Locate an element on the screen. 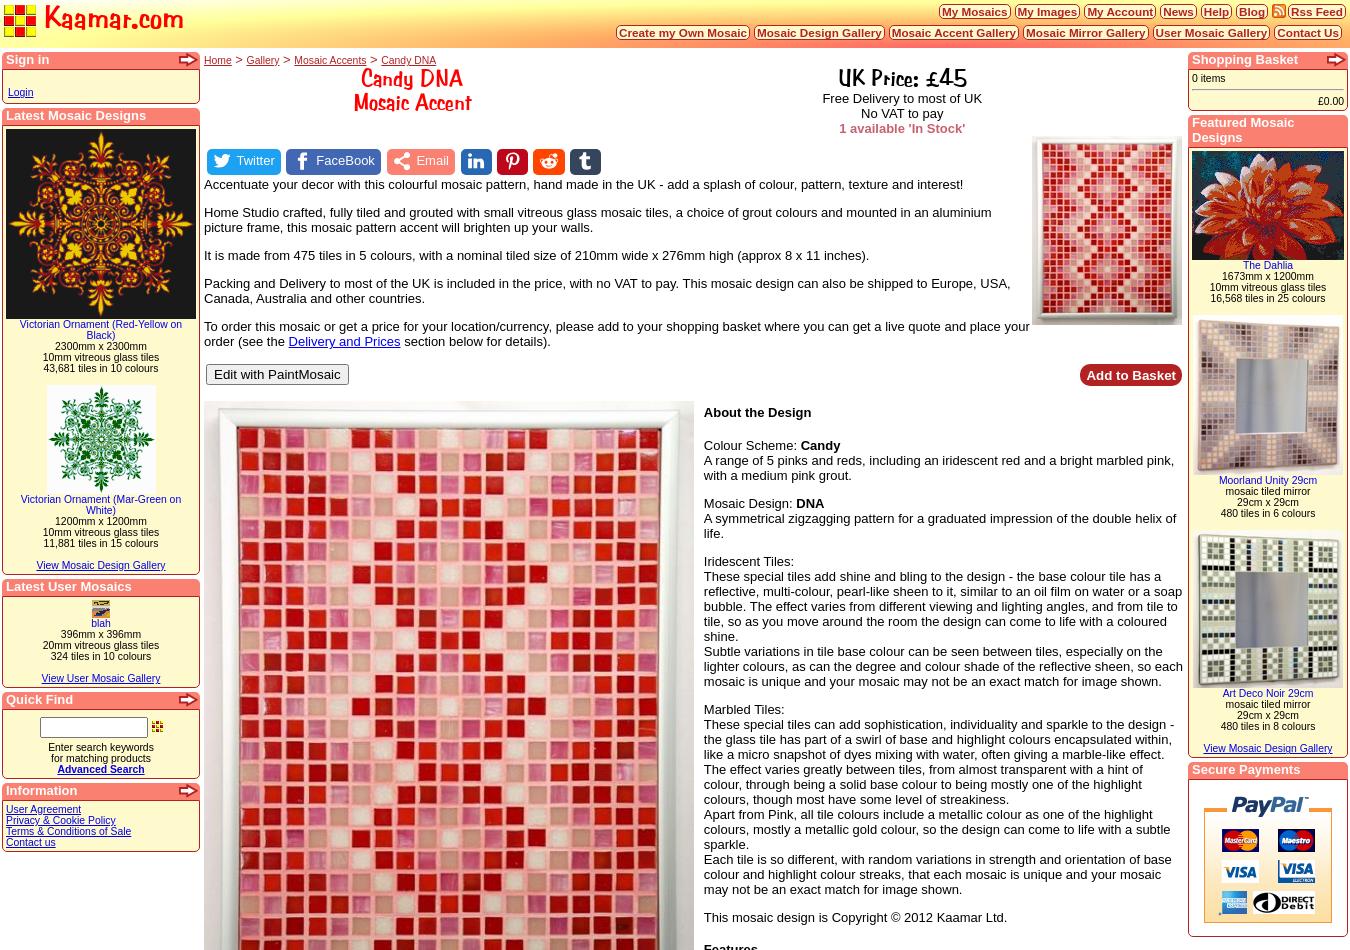 The height and width of the screenshot is (950, 1350). 'Each tile is so different, with random variations in strength and orientation of base colour and highlight colour streaks, that each mosaic is unique and your mosaic may not be an exact match for image shown.' is located at coordinates (936, 872).